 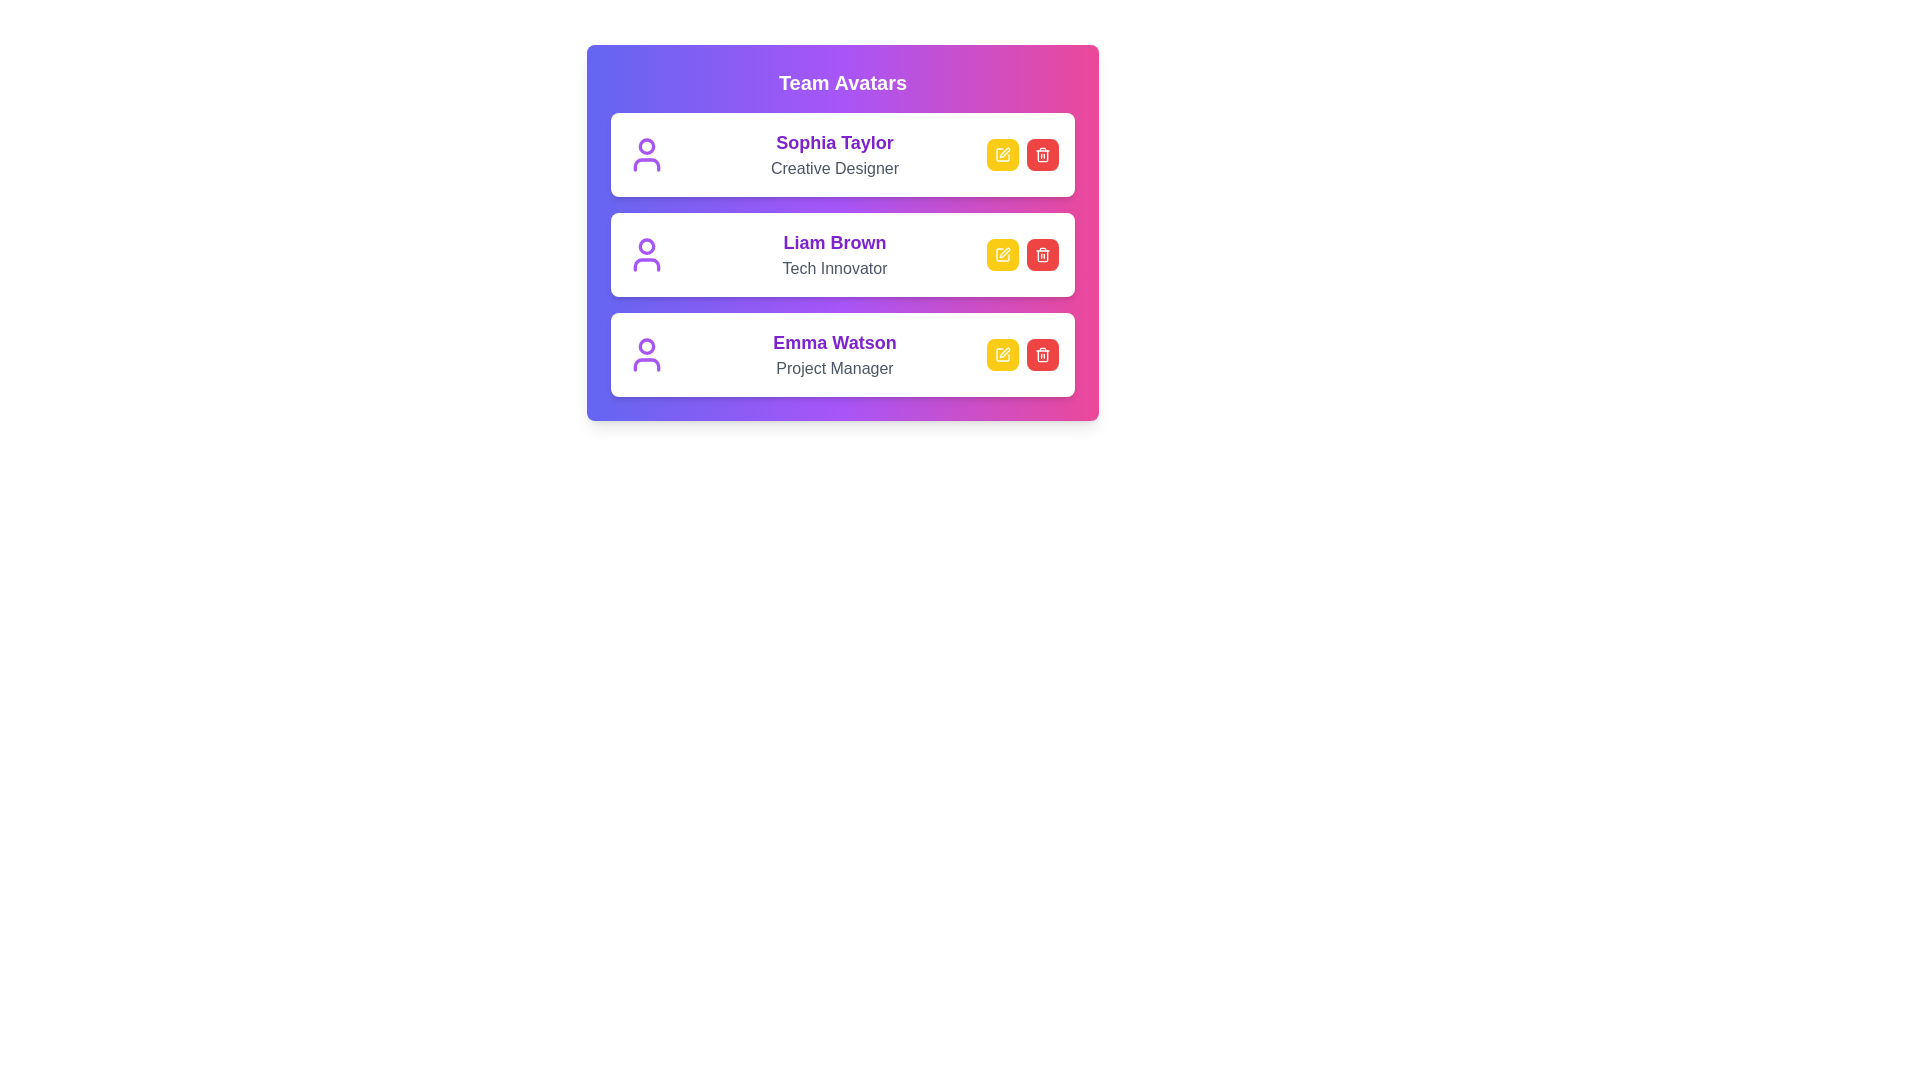 I want to click on the 'Delete' button for 'Sophia Taylor - Creative Designer', so click(x=1041, y=153).